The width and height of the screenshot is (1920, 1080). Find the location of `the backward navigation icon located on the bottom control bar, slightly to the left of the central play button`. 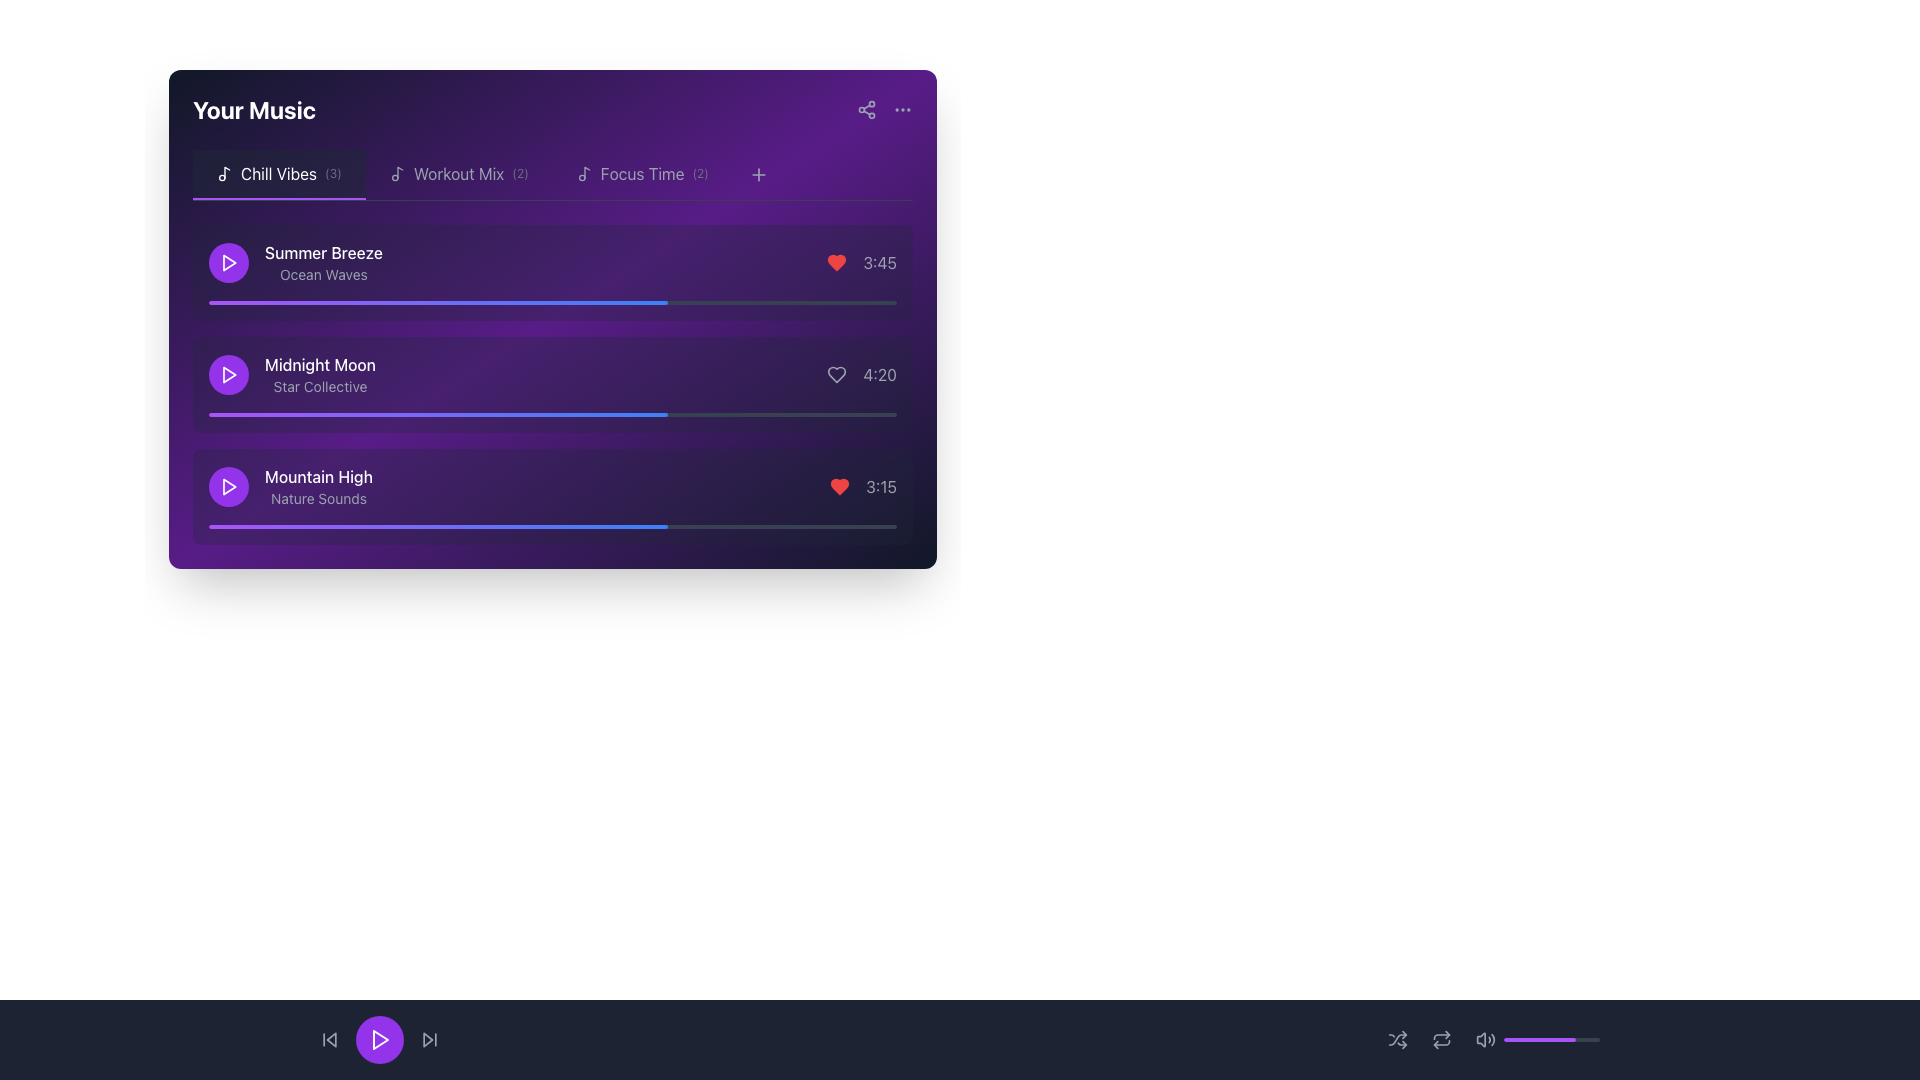

the backward navigation icon located on the bottom control bar, slightly to the left of the central play button is located at coordinates (331, 1039).